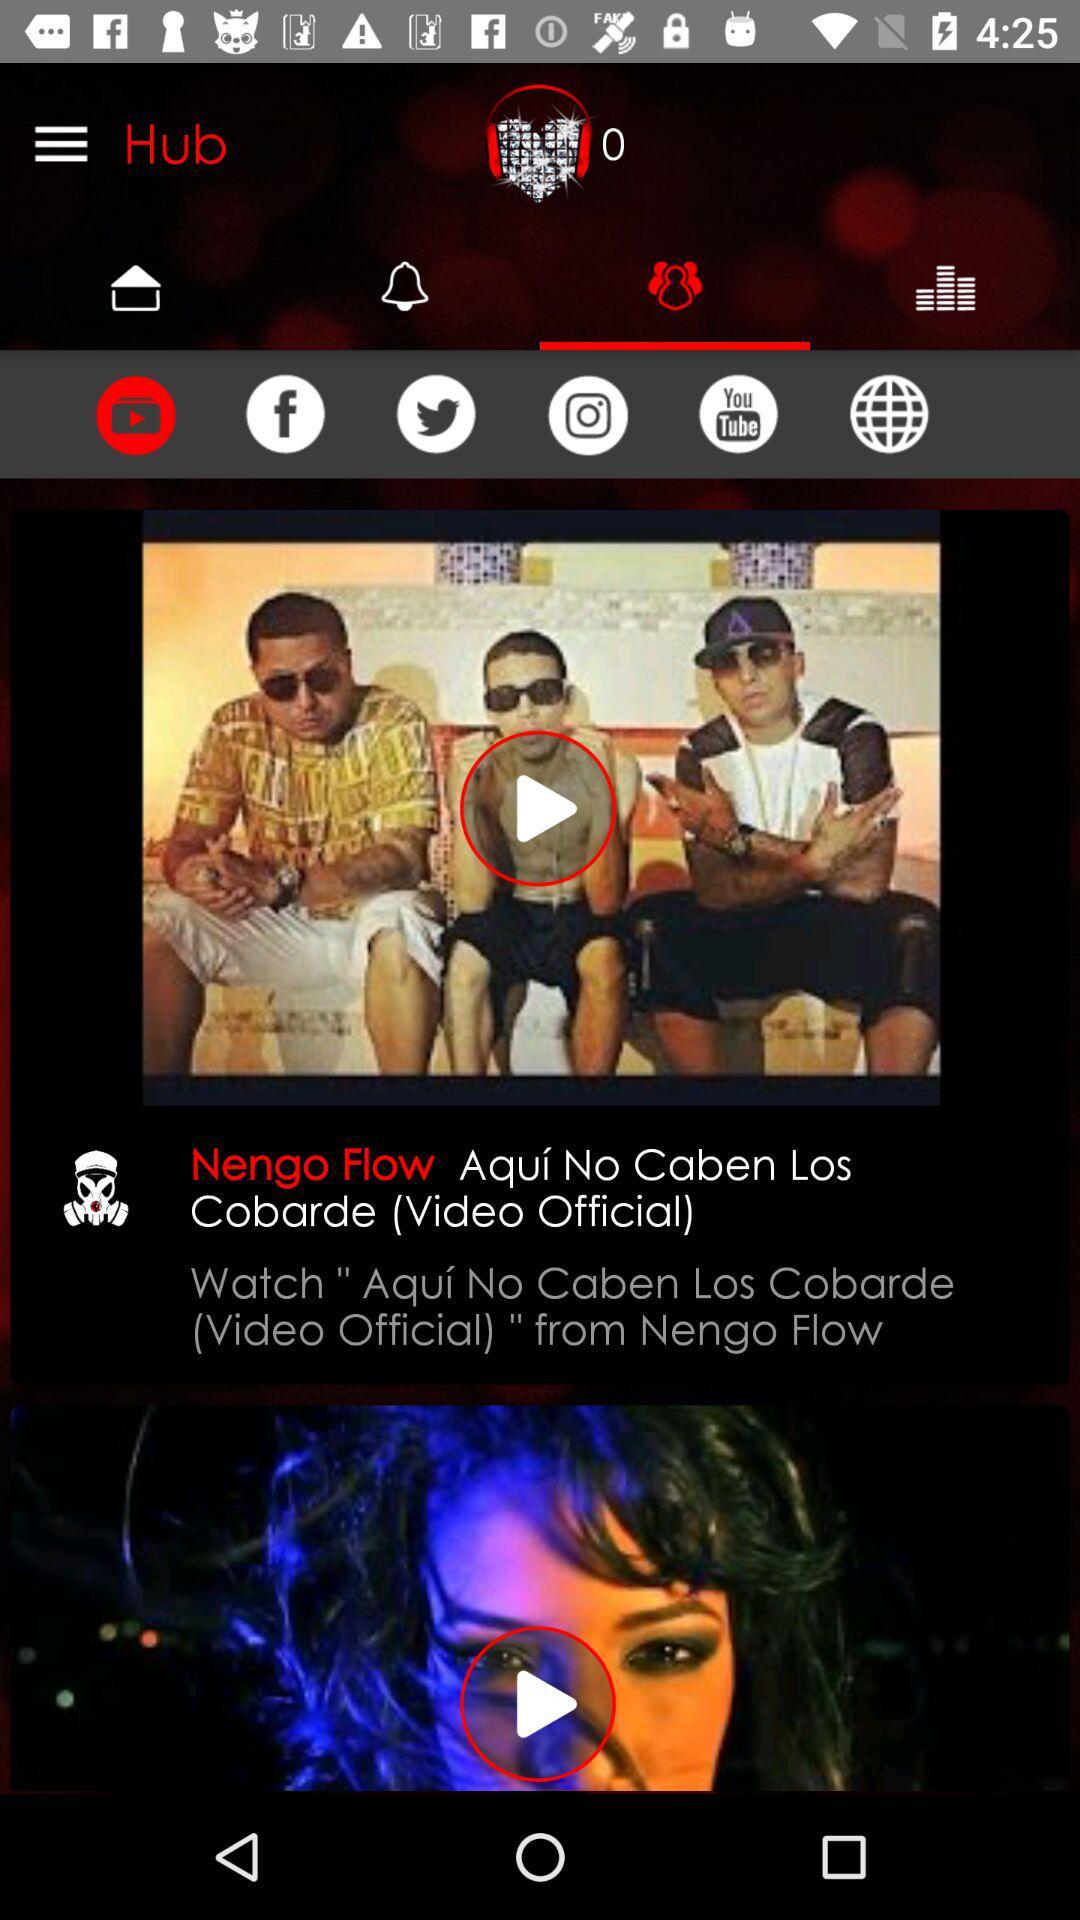 This screenshot has width=1080, height=1920. What do you see at coordinates (540, 142) in the screenshot?
I see `item to the right of the hub item` at bounding box center [540, 142].